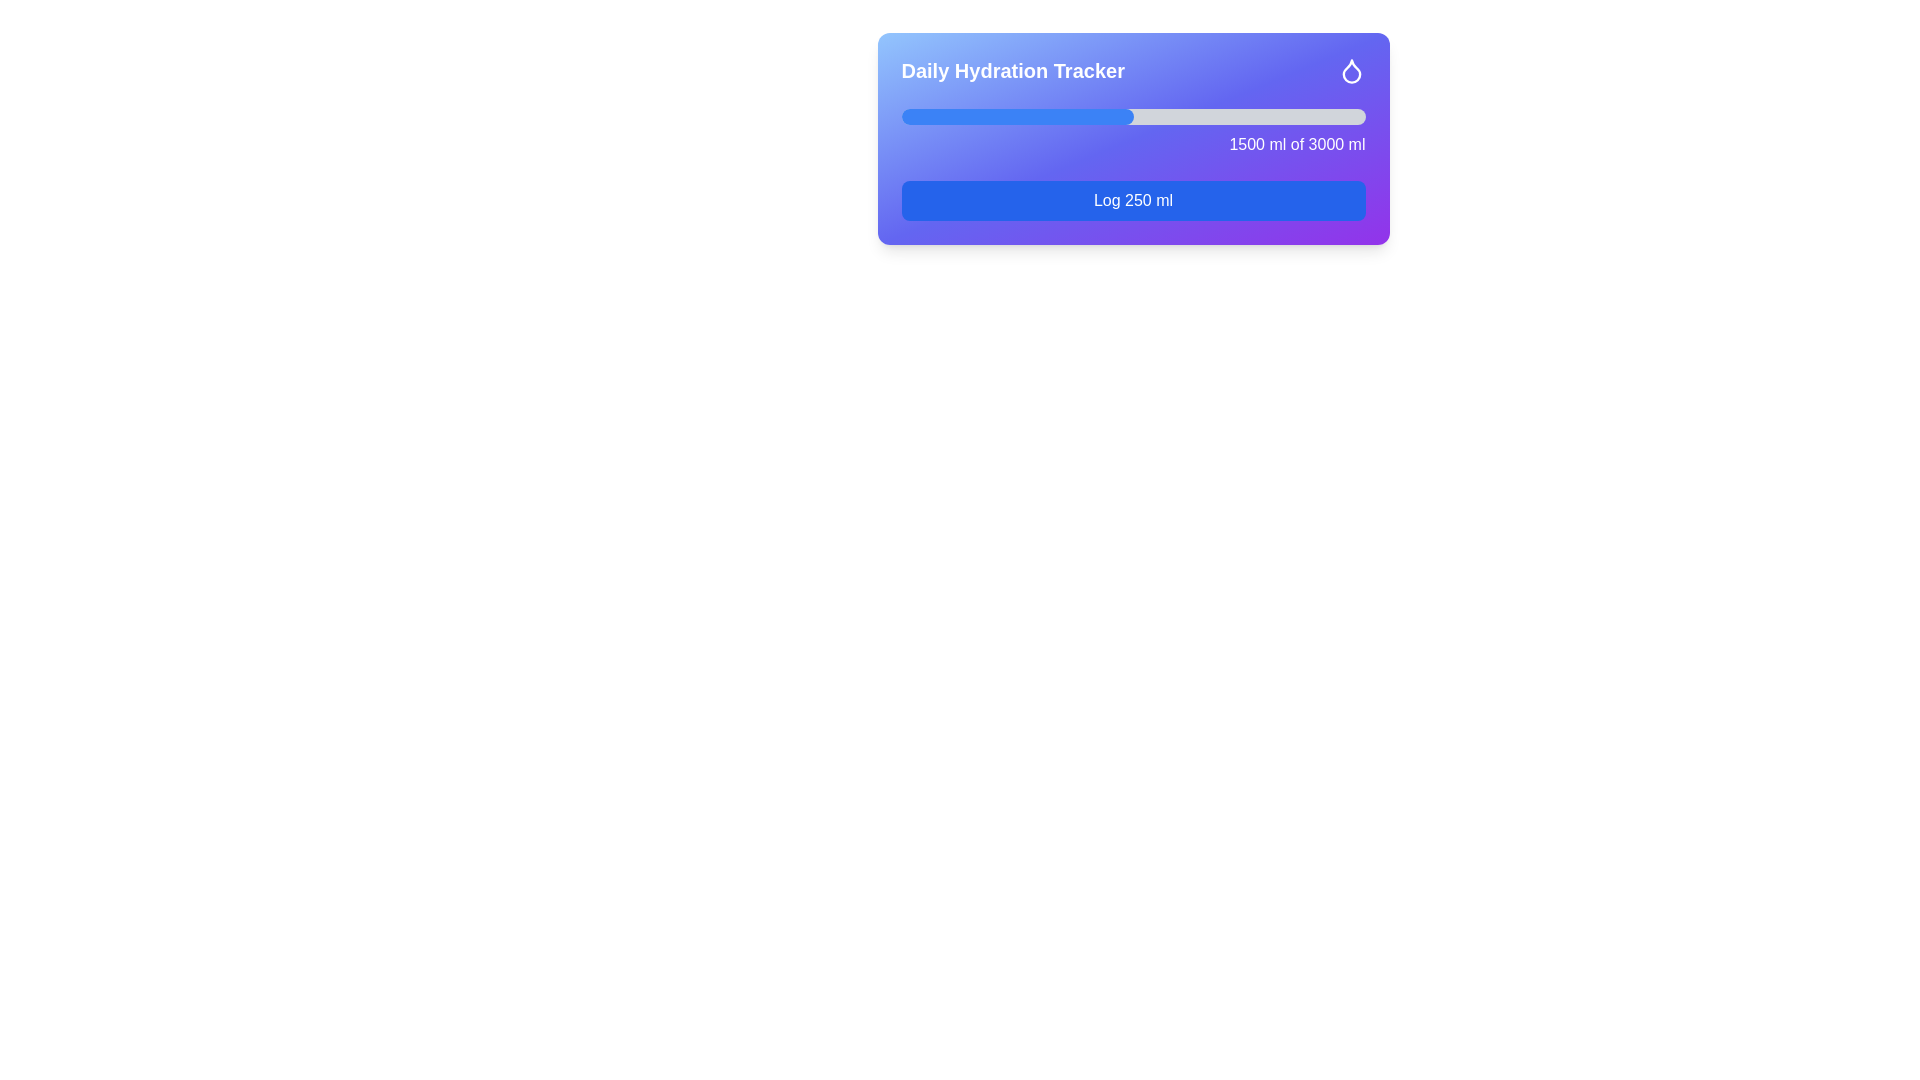  I want to click on the Progress bar with a text label indicating '1500 ml of 3000 ml', so click(1133, 132).